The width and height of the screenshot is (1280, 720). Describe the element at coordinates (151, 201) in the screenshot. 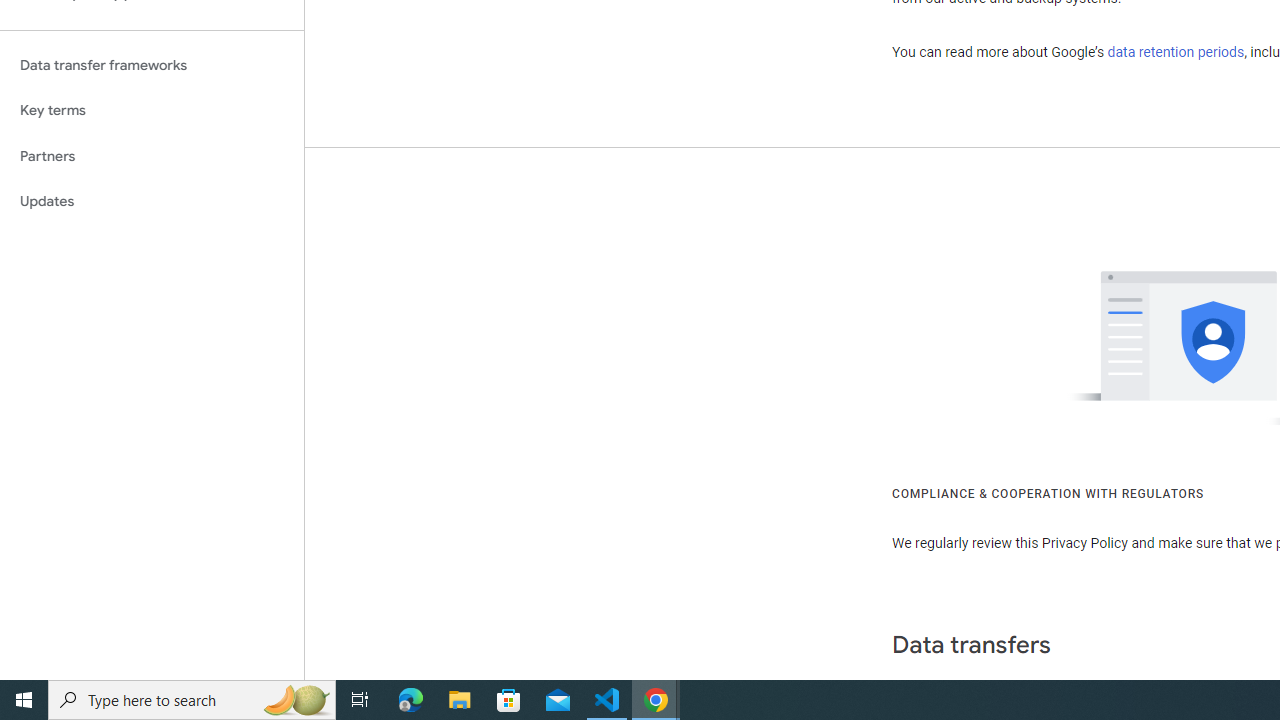

I see `'Updates'` at that location.